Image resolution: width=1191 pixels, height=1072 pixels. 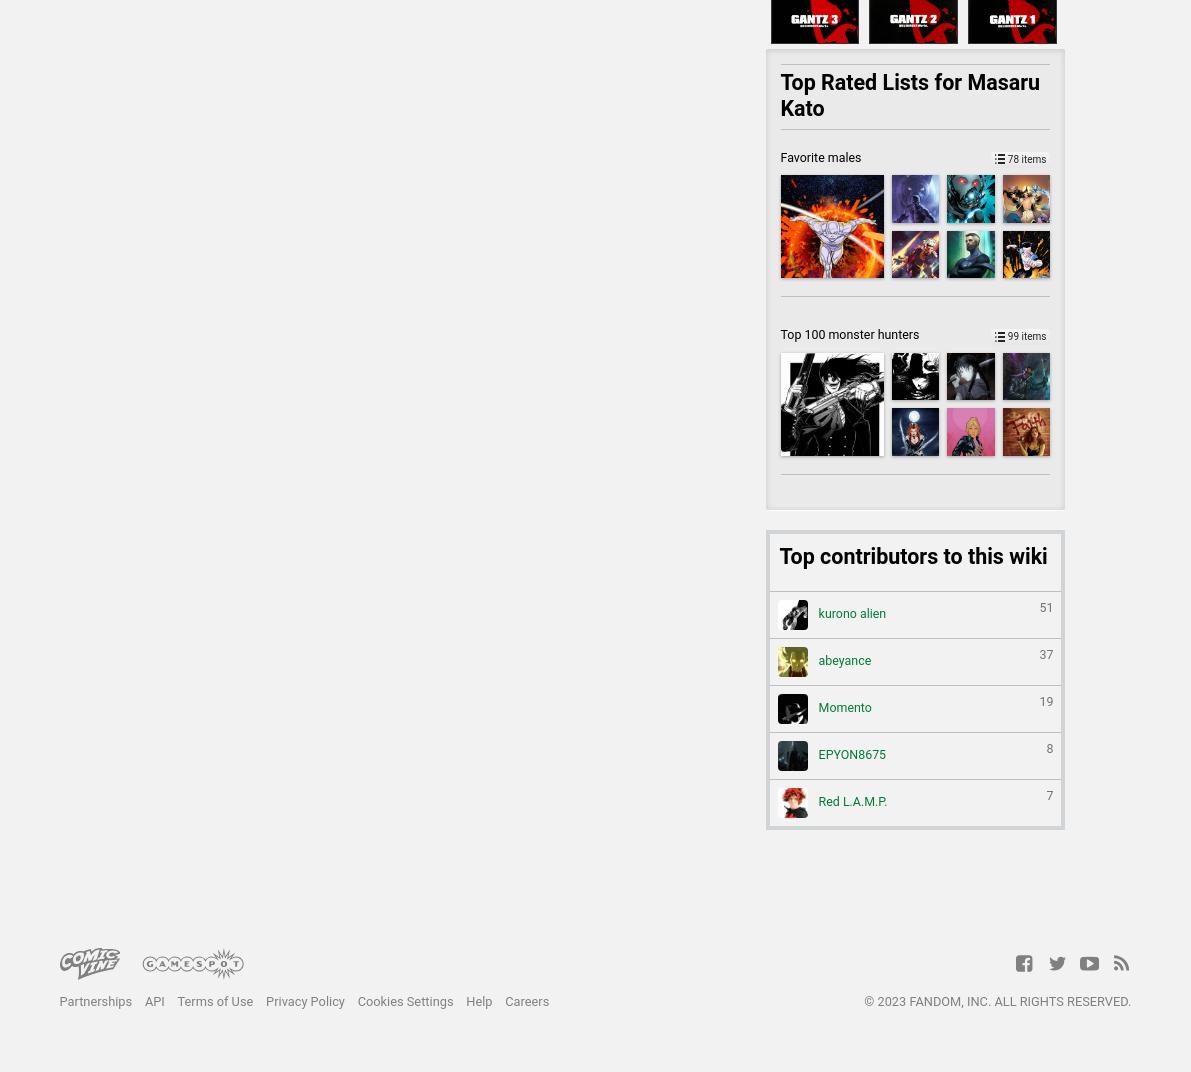 What do you see at coordinates (152, 999) in the screenshot?
I see `'API'` at bounding box center [152, 999].